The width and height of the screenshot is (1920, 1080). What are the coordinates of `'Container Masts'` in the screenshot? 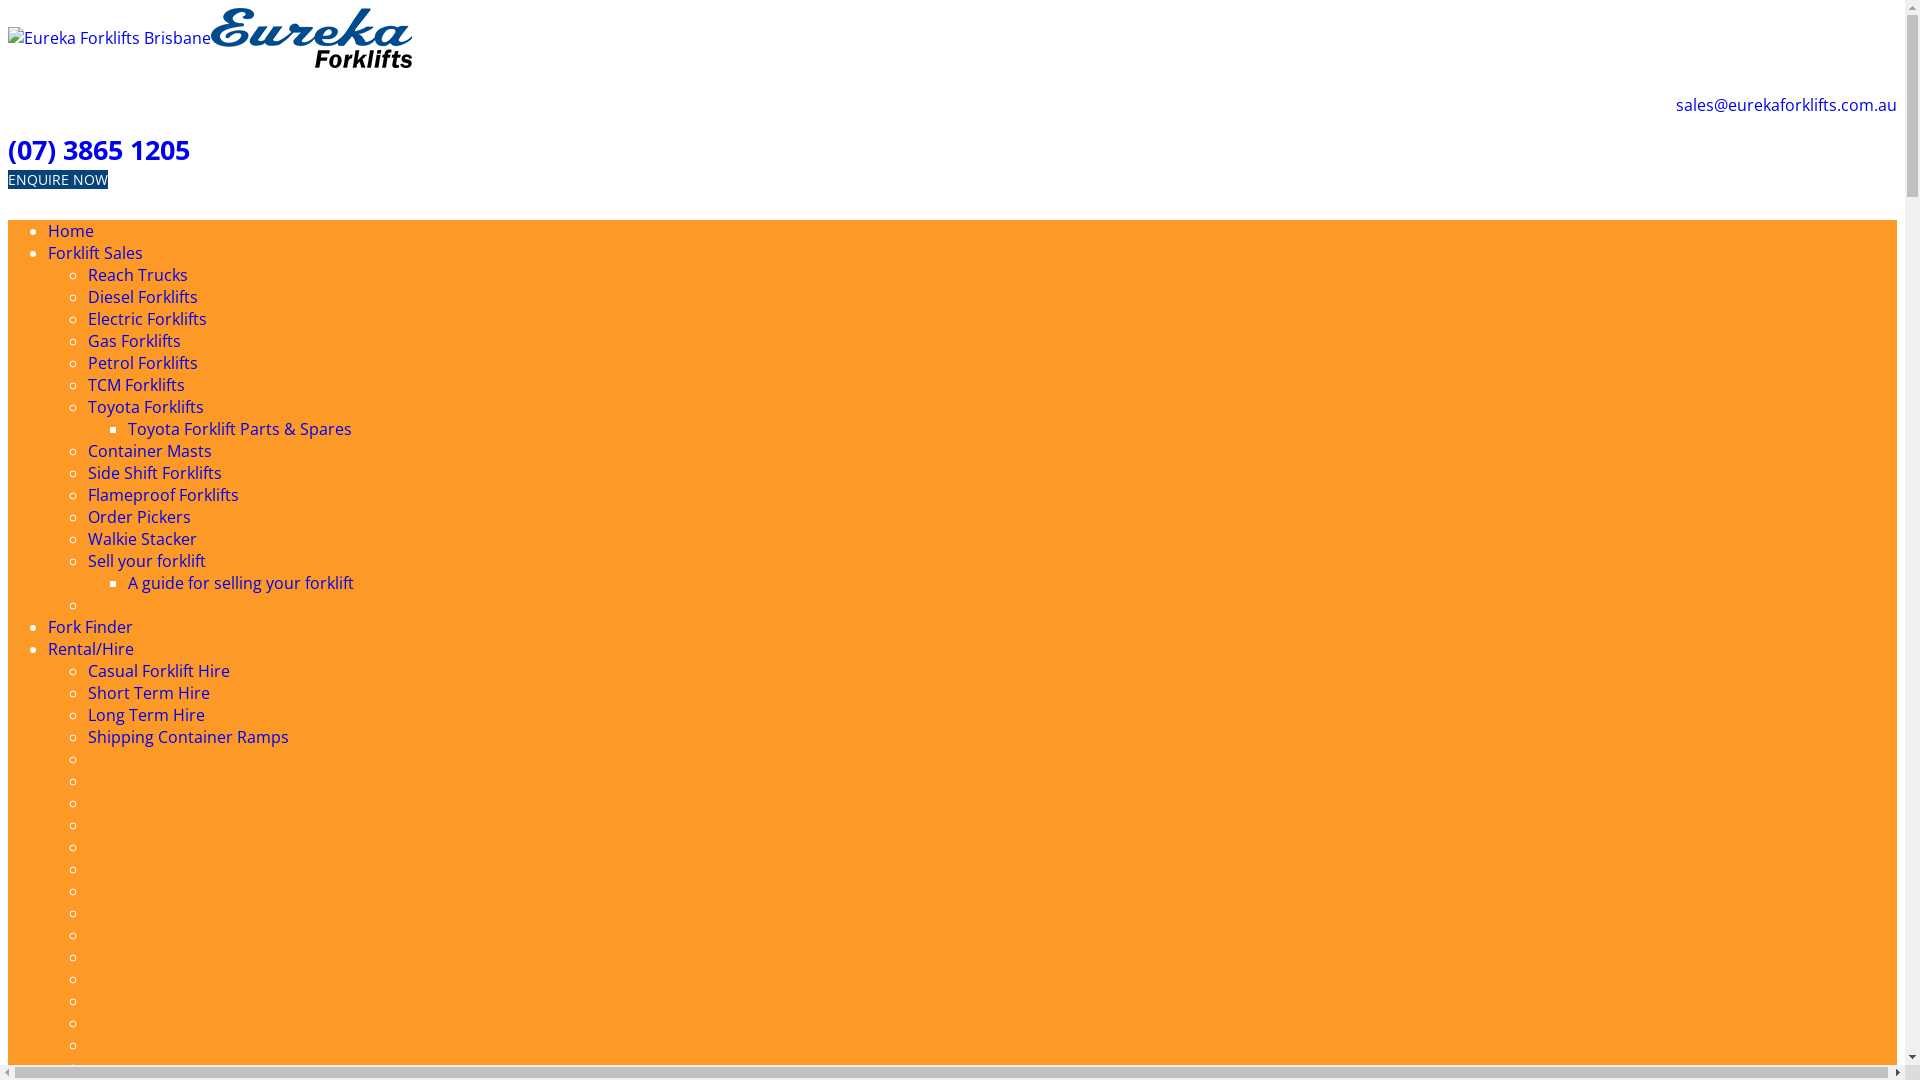 It's located at (148, 451).